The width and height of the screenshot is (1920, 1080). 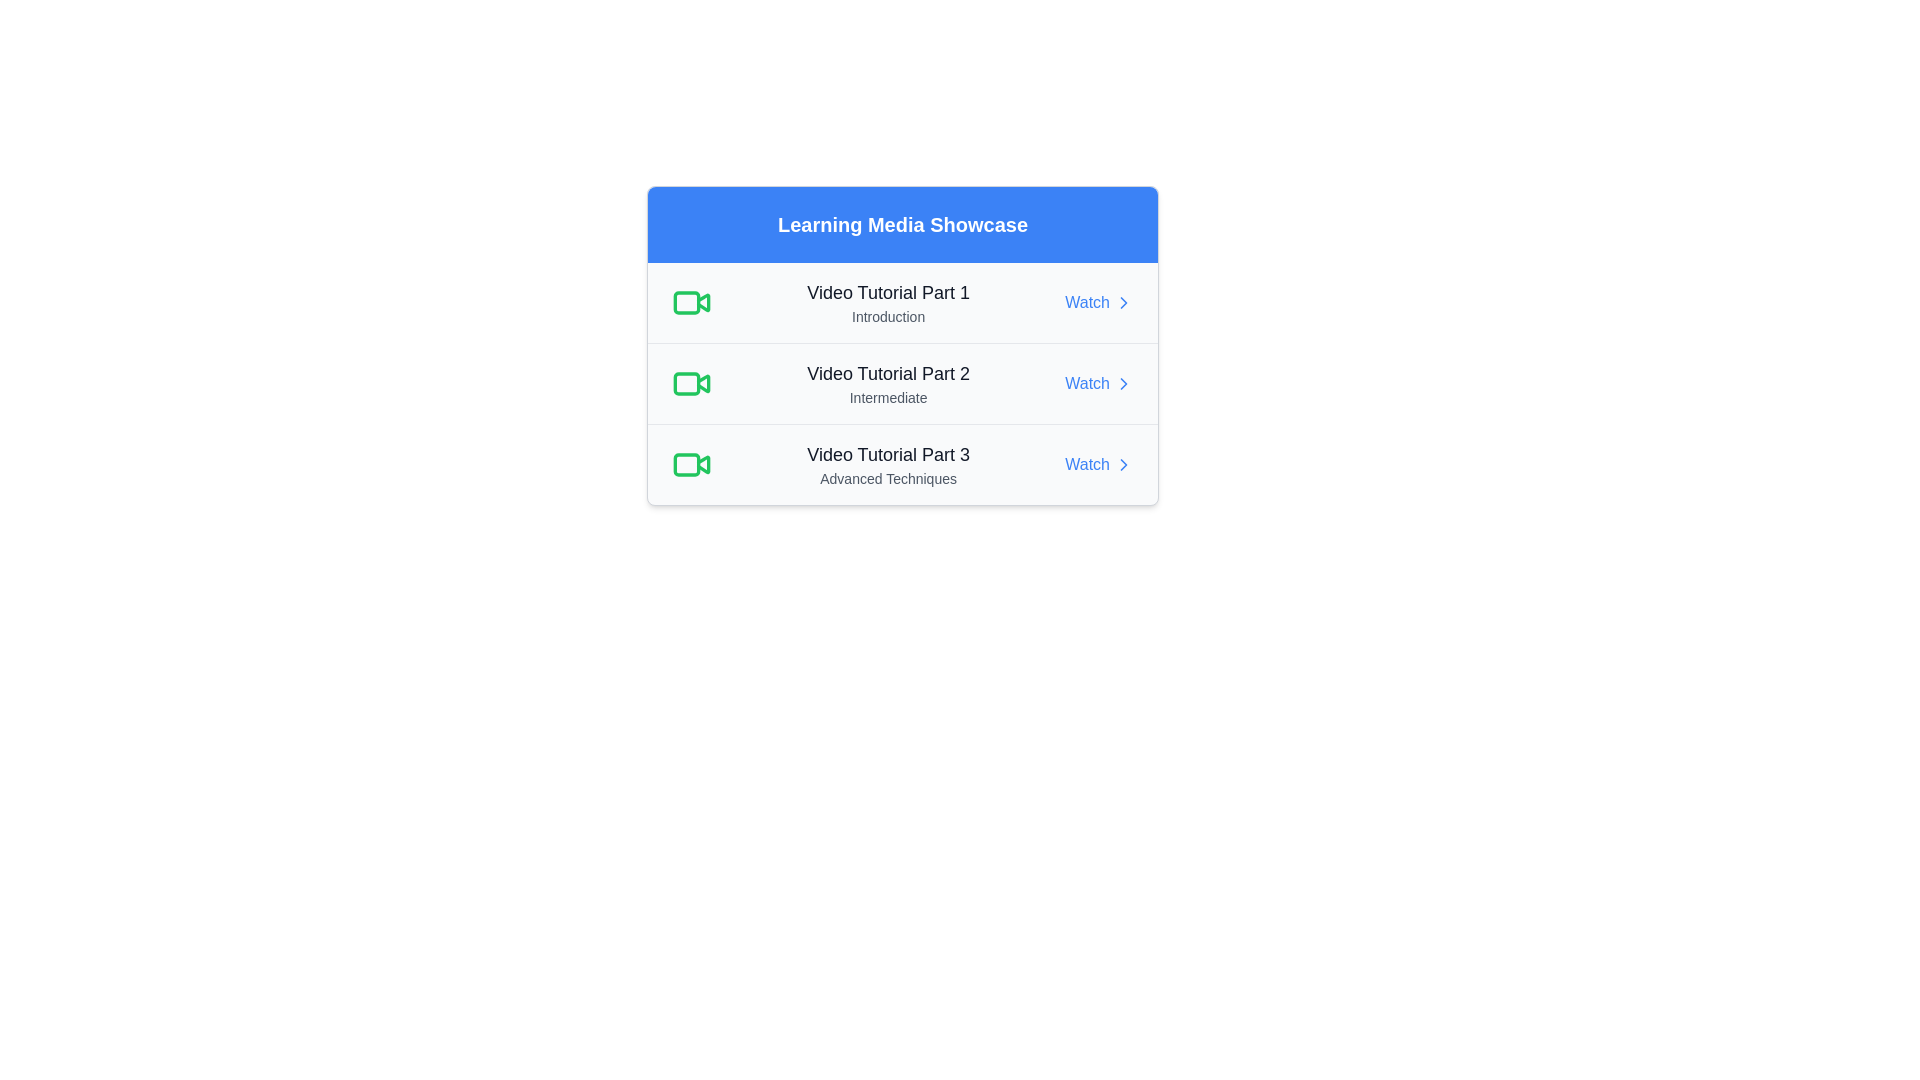 I want to click on the Text block titled 'Video Tutorial Part 2' with the subtitle 'Intermediate', so click(x=887, y=384).